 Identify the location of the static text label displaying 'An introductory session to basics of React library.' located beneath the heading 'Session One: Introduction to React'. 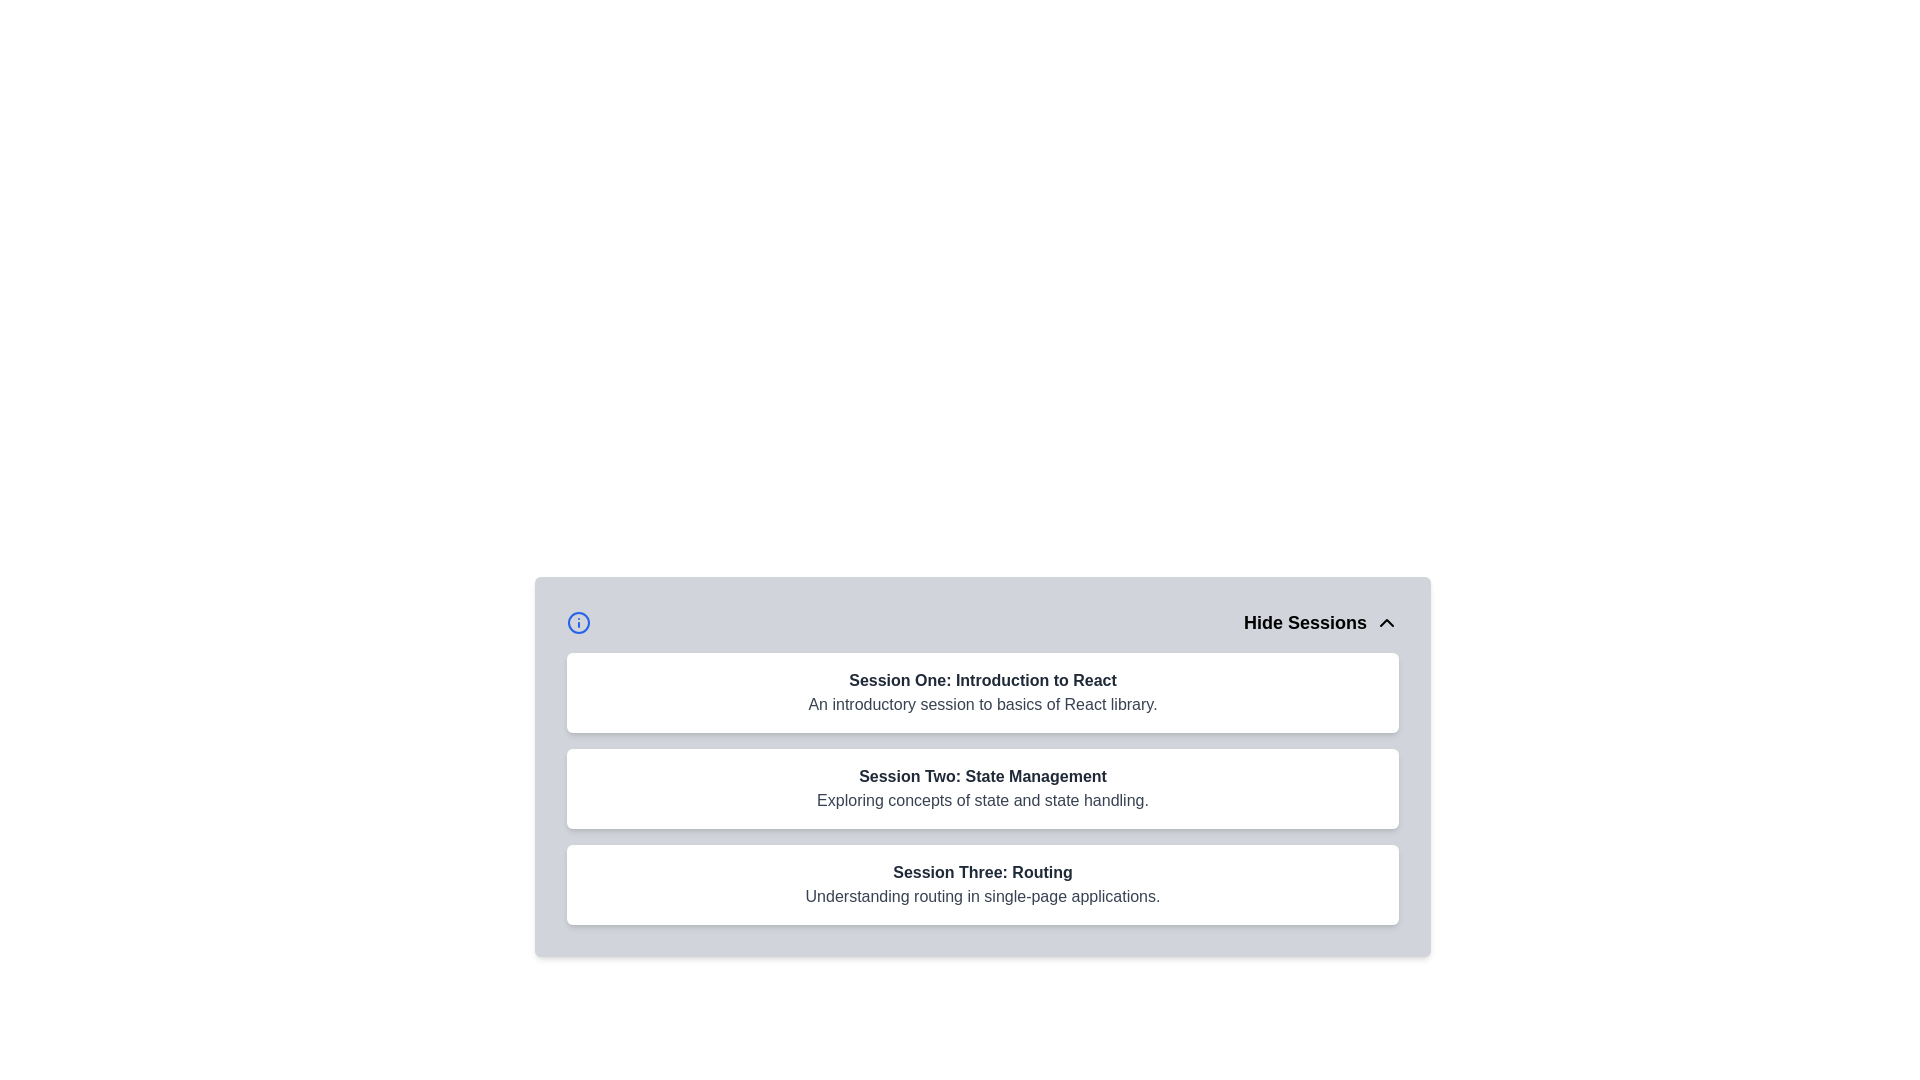
(983, 704).